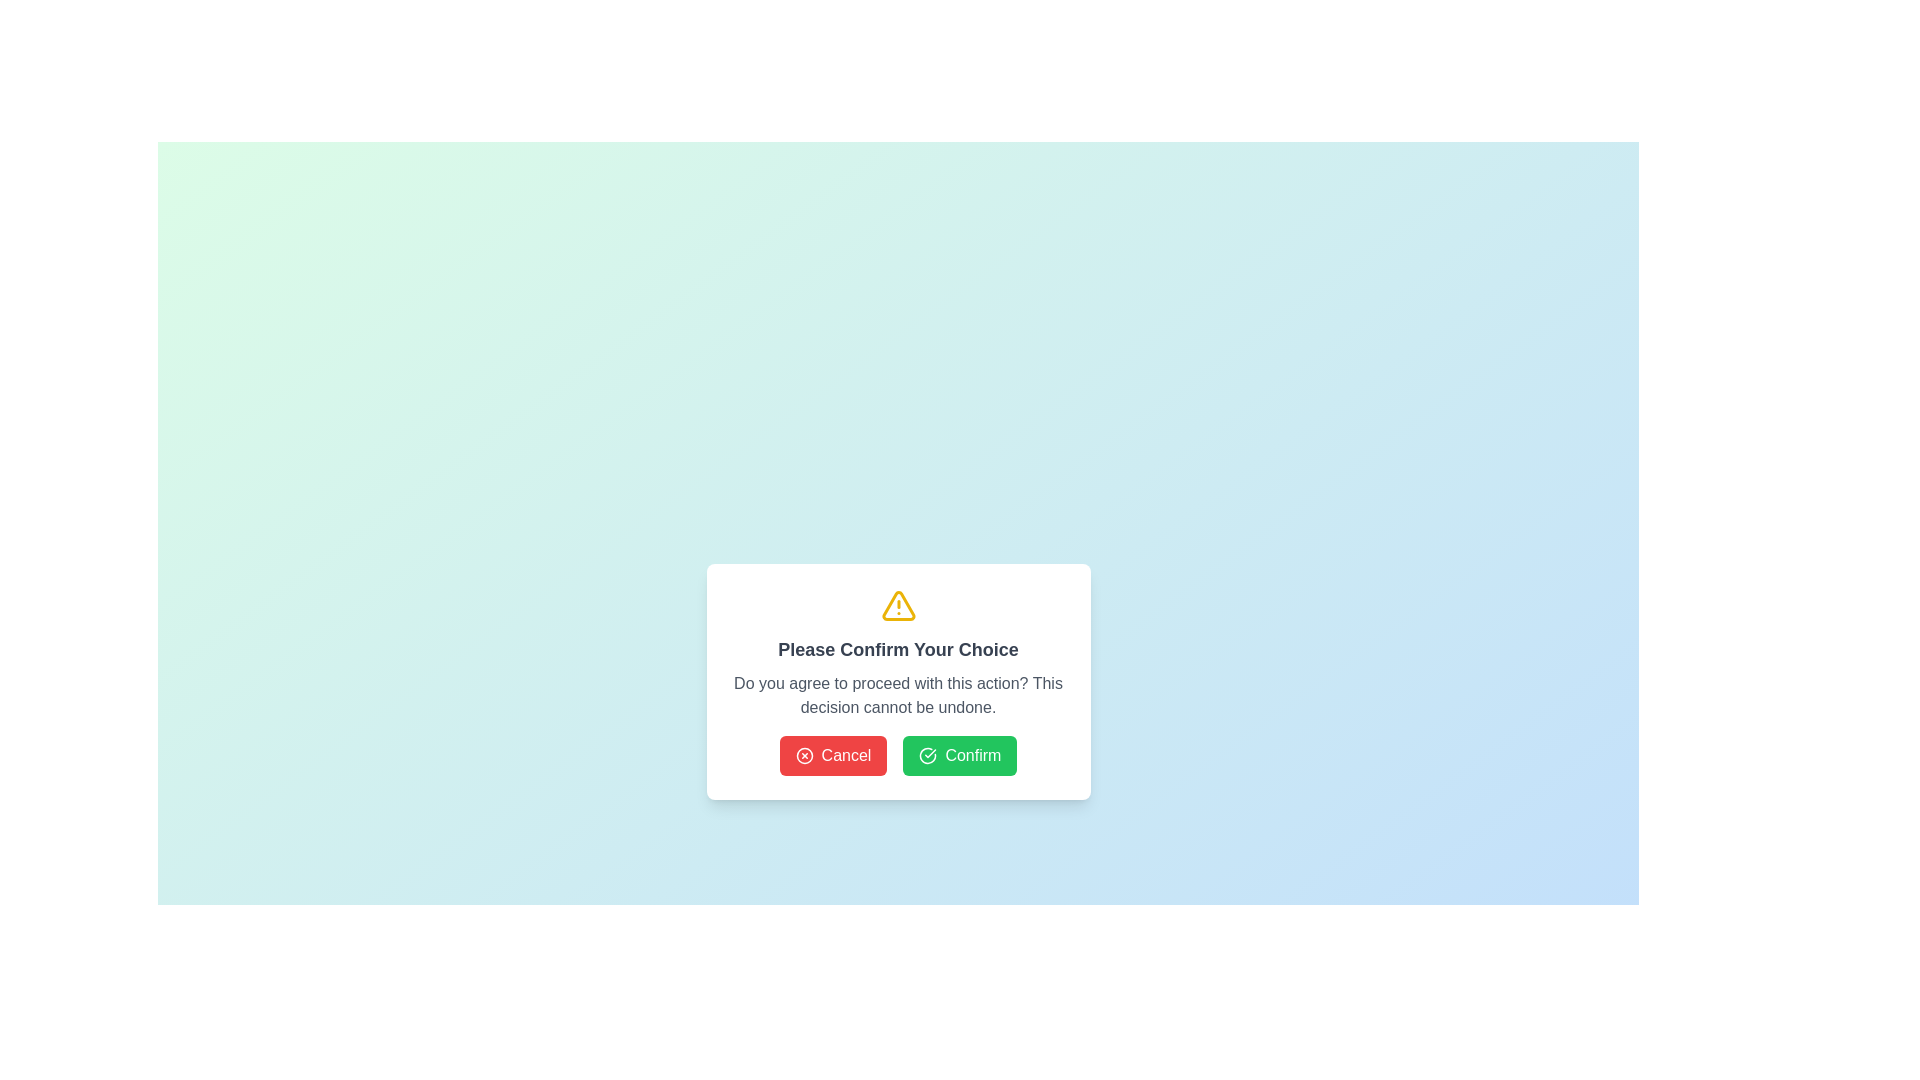  I want to click on the green 'Confirm' button with rounded edges, which has white text and a circular check icon, to confirm the action, so click(960, 756).